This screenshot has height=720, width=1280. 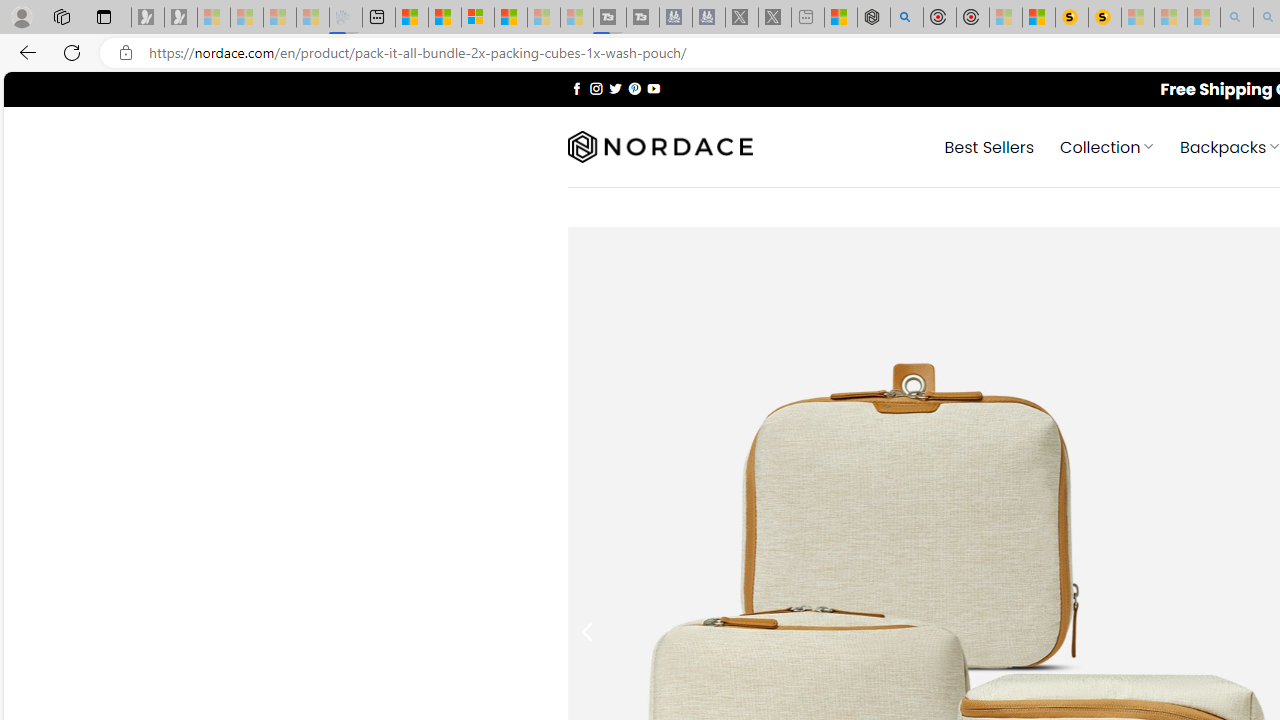 I want to click on 'Follow on Pinterest', so click(x=633, y=87).